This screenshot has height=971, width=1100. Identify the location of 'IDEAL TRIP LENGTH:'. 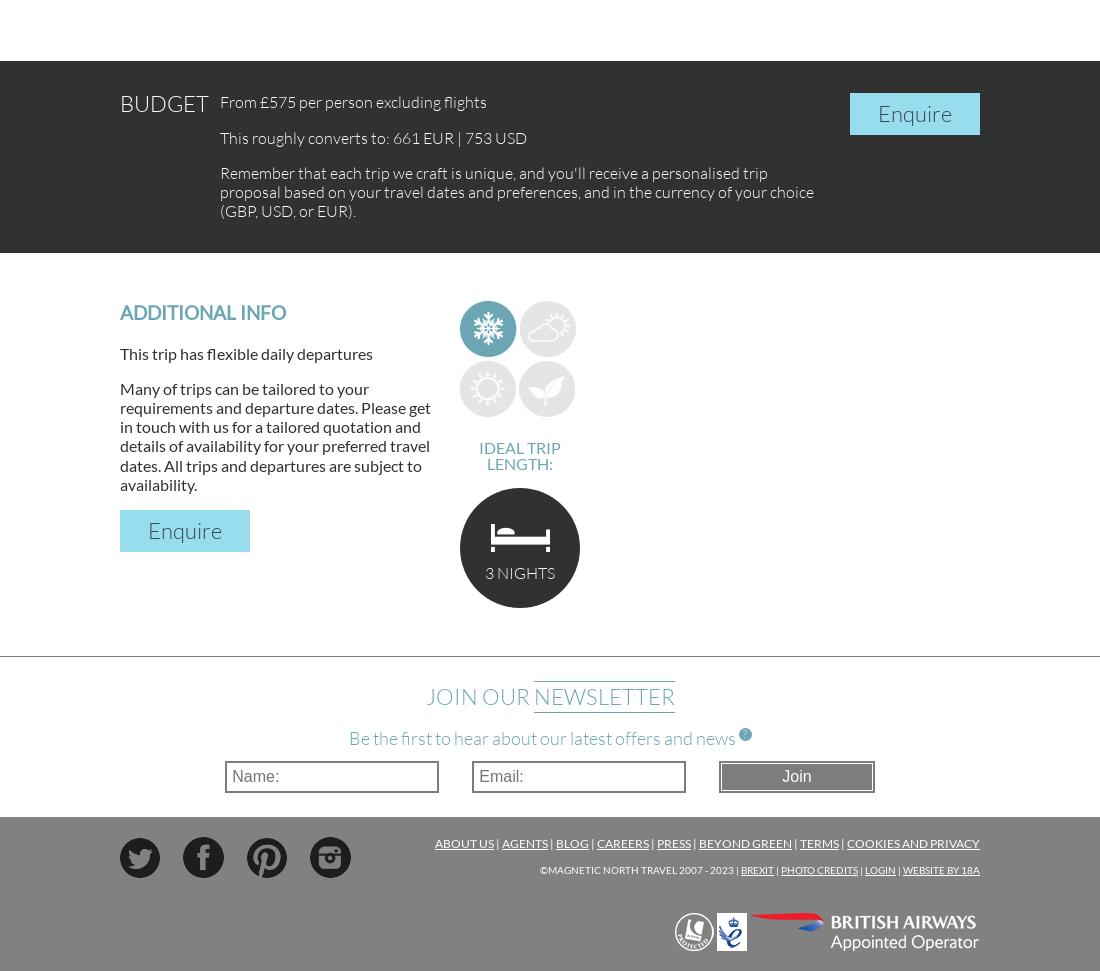
(519, 454).